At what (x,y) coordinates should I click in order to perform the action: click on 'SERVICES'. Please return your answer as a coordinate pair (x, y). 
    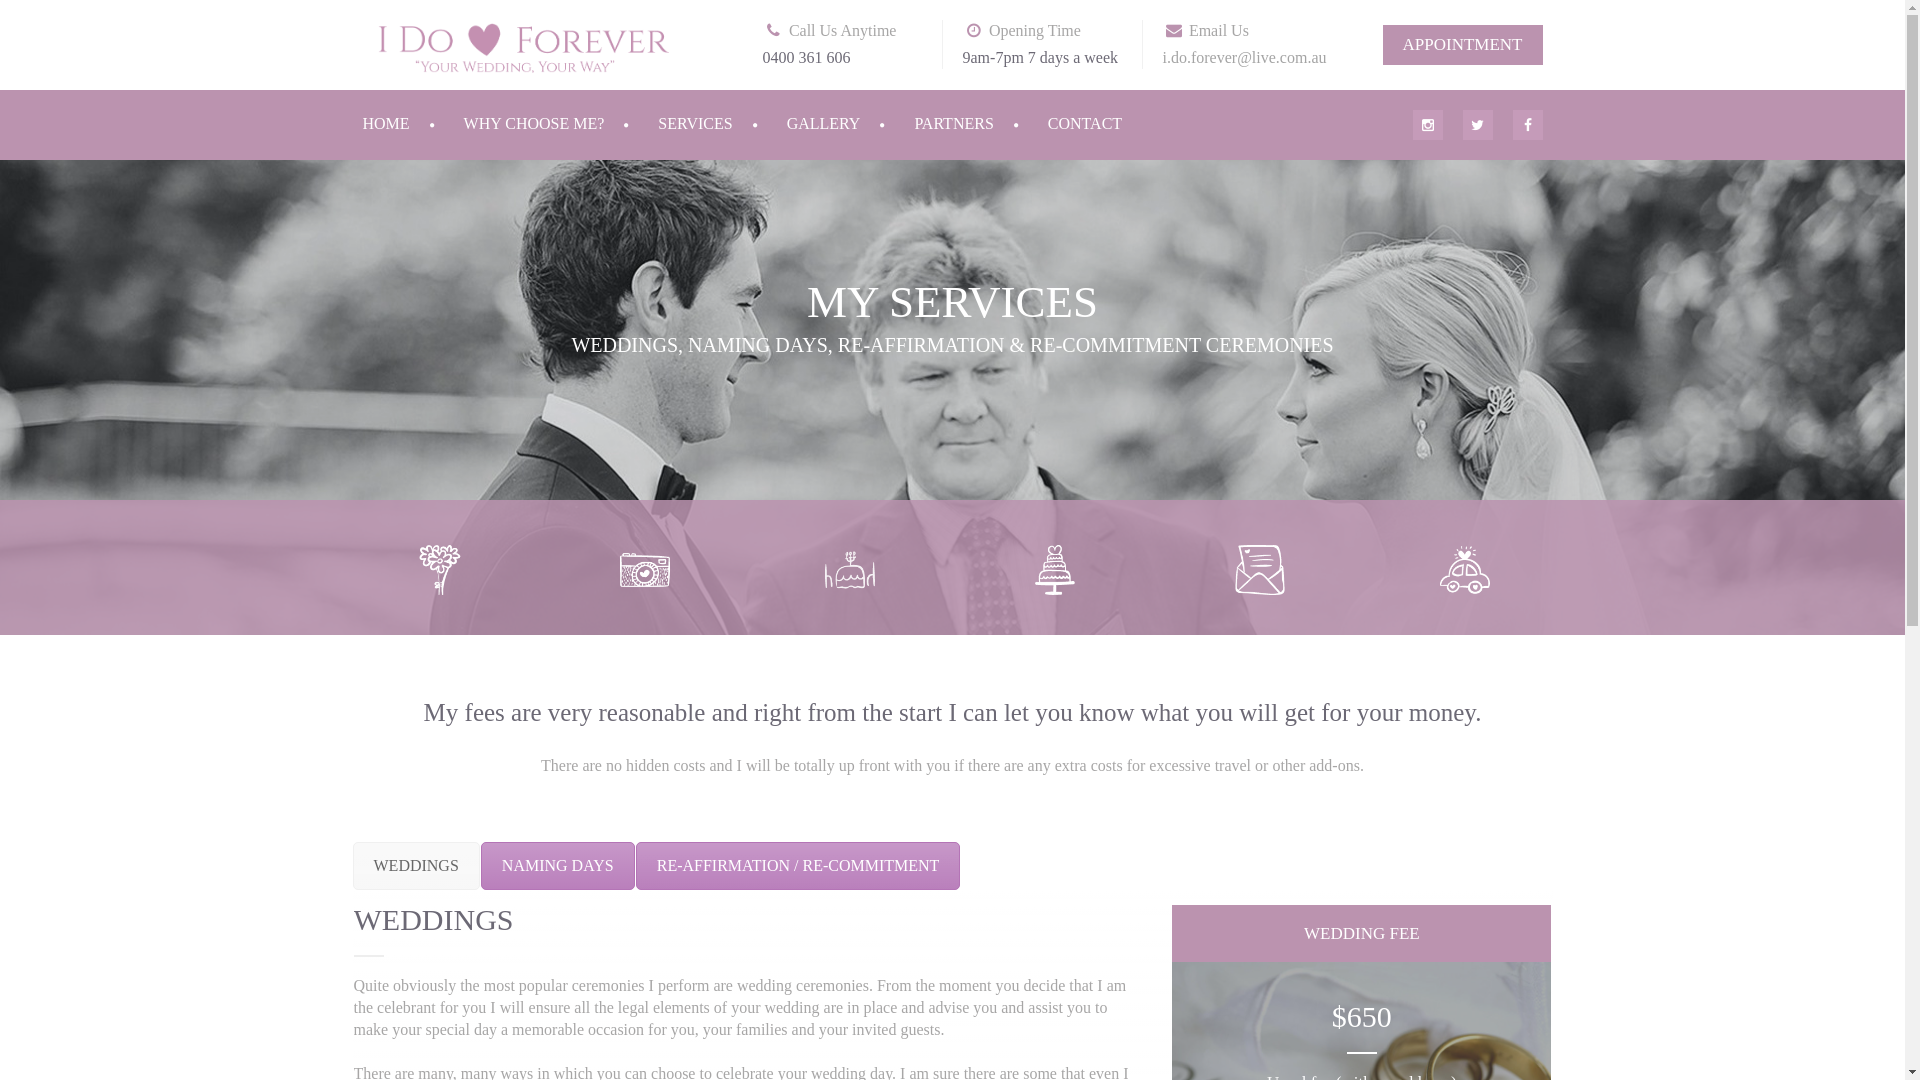
    Looking at the image, I should click on (716, 123).